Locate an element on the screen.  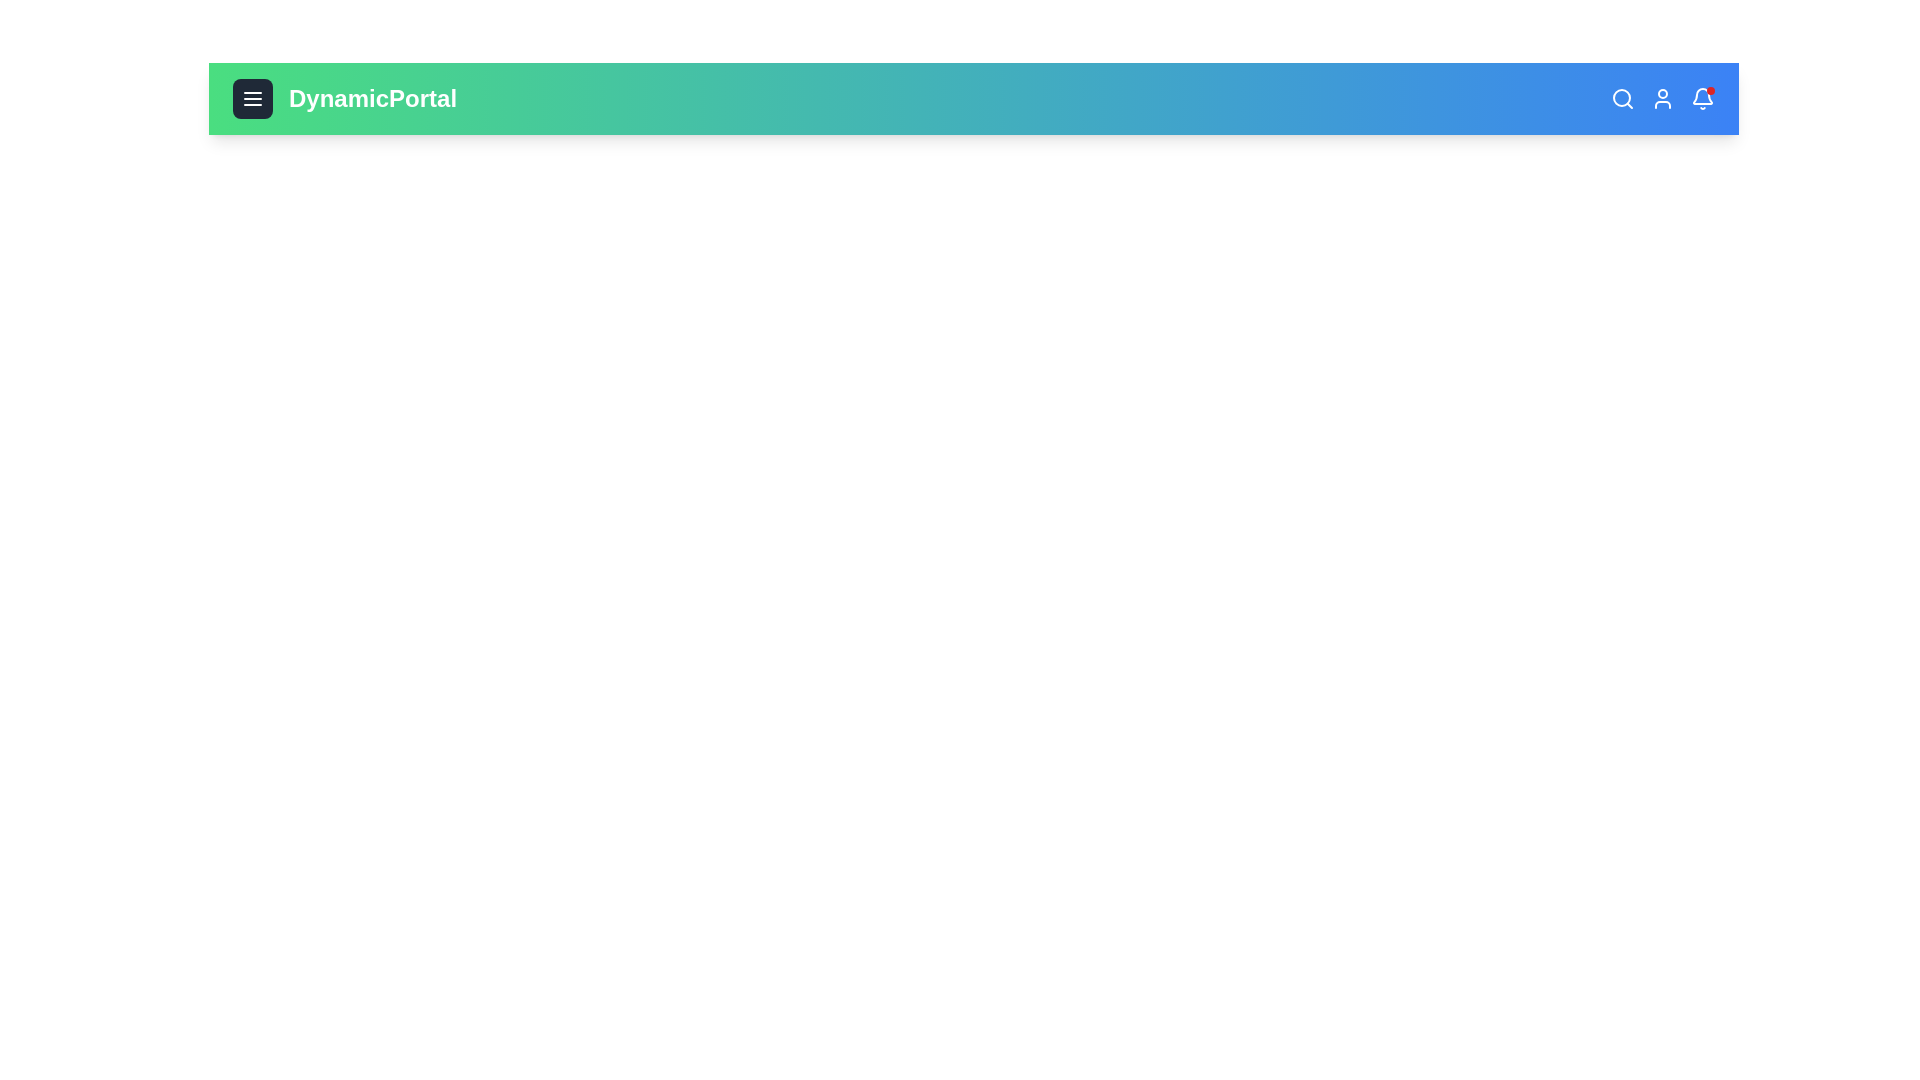
the menu button to toggle the menu visibility is located at coordinates (252, 99).